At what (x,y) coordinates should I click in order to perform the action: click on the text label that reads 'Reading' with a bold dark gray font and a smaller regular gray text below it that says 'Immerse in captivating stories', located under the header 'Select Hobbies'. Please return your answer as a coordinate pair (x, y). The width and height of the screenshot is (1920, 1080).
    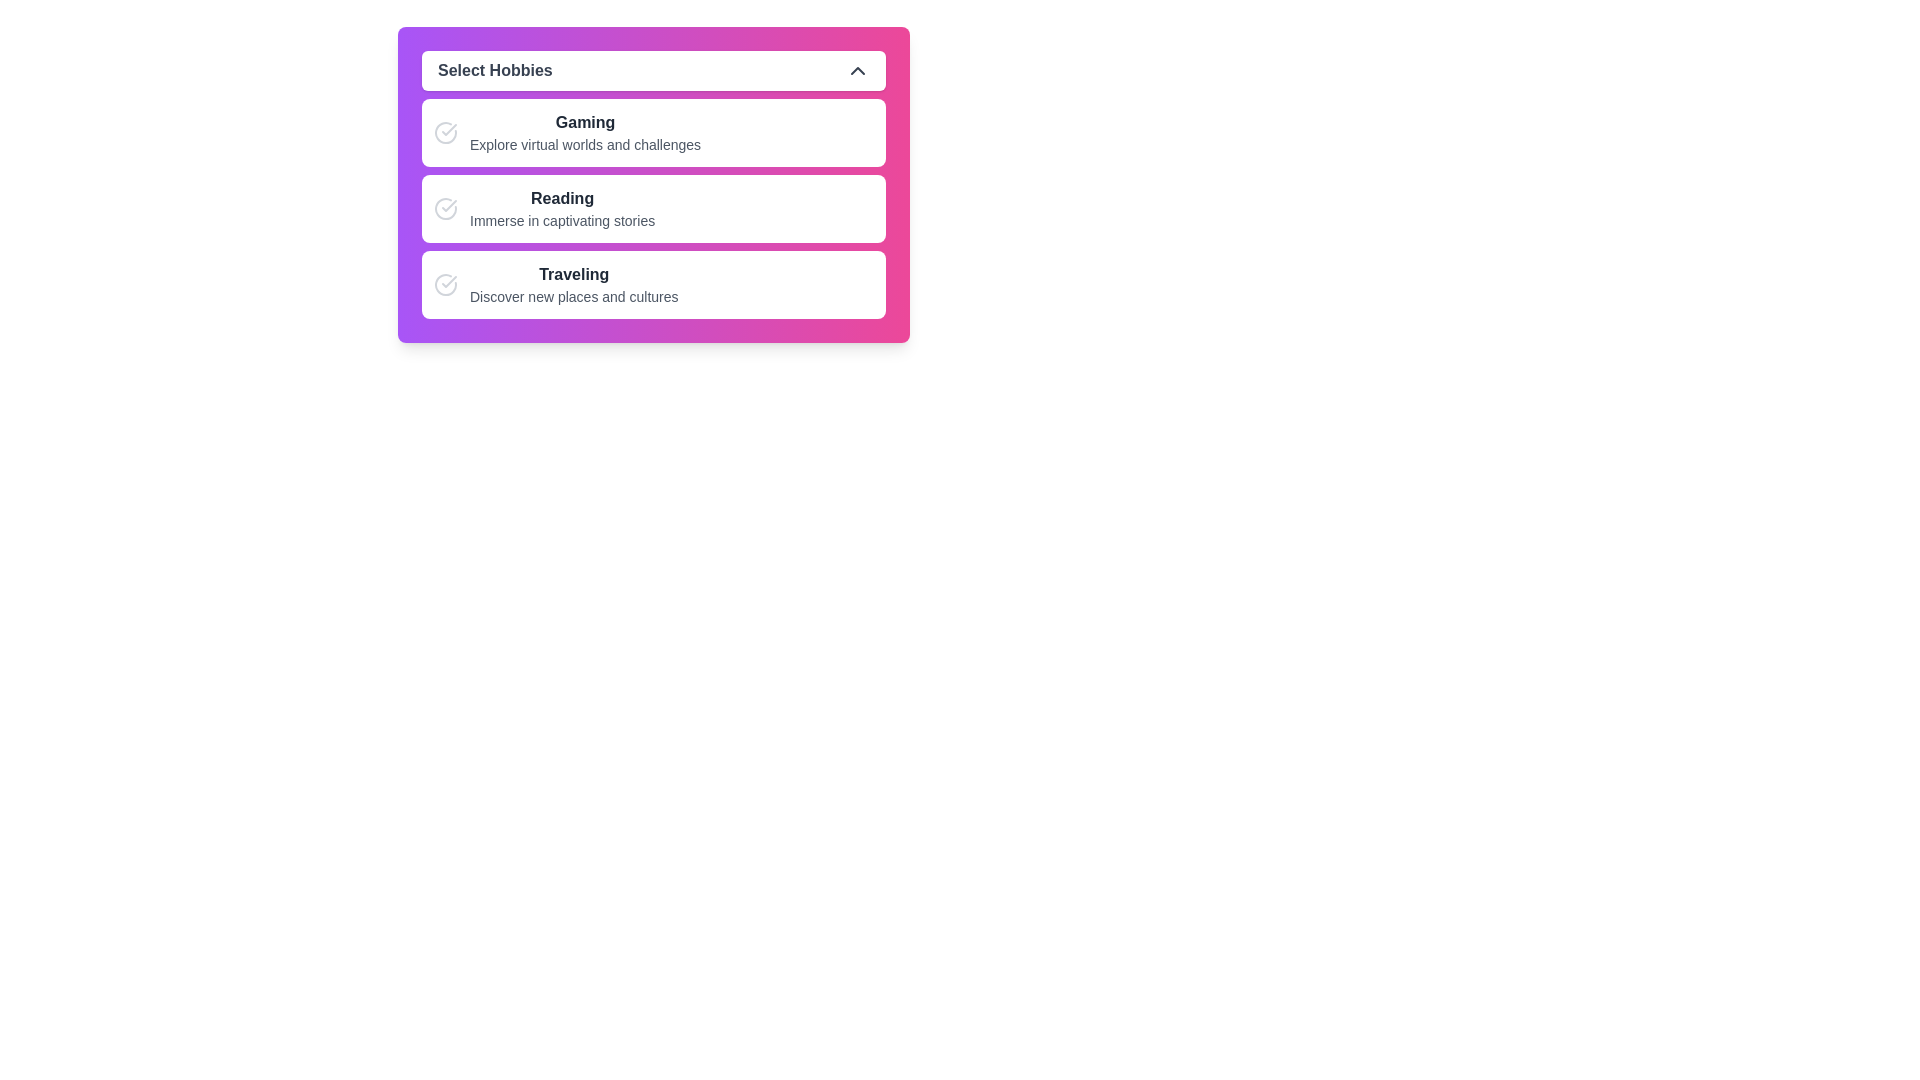
    Looking at the image, I should click on (561, 208).